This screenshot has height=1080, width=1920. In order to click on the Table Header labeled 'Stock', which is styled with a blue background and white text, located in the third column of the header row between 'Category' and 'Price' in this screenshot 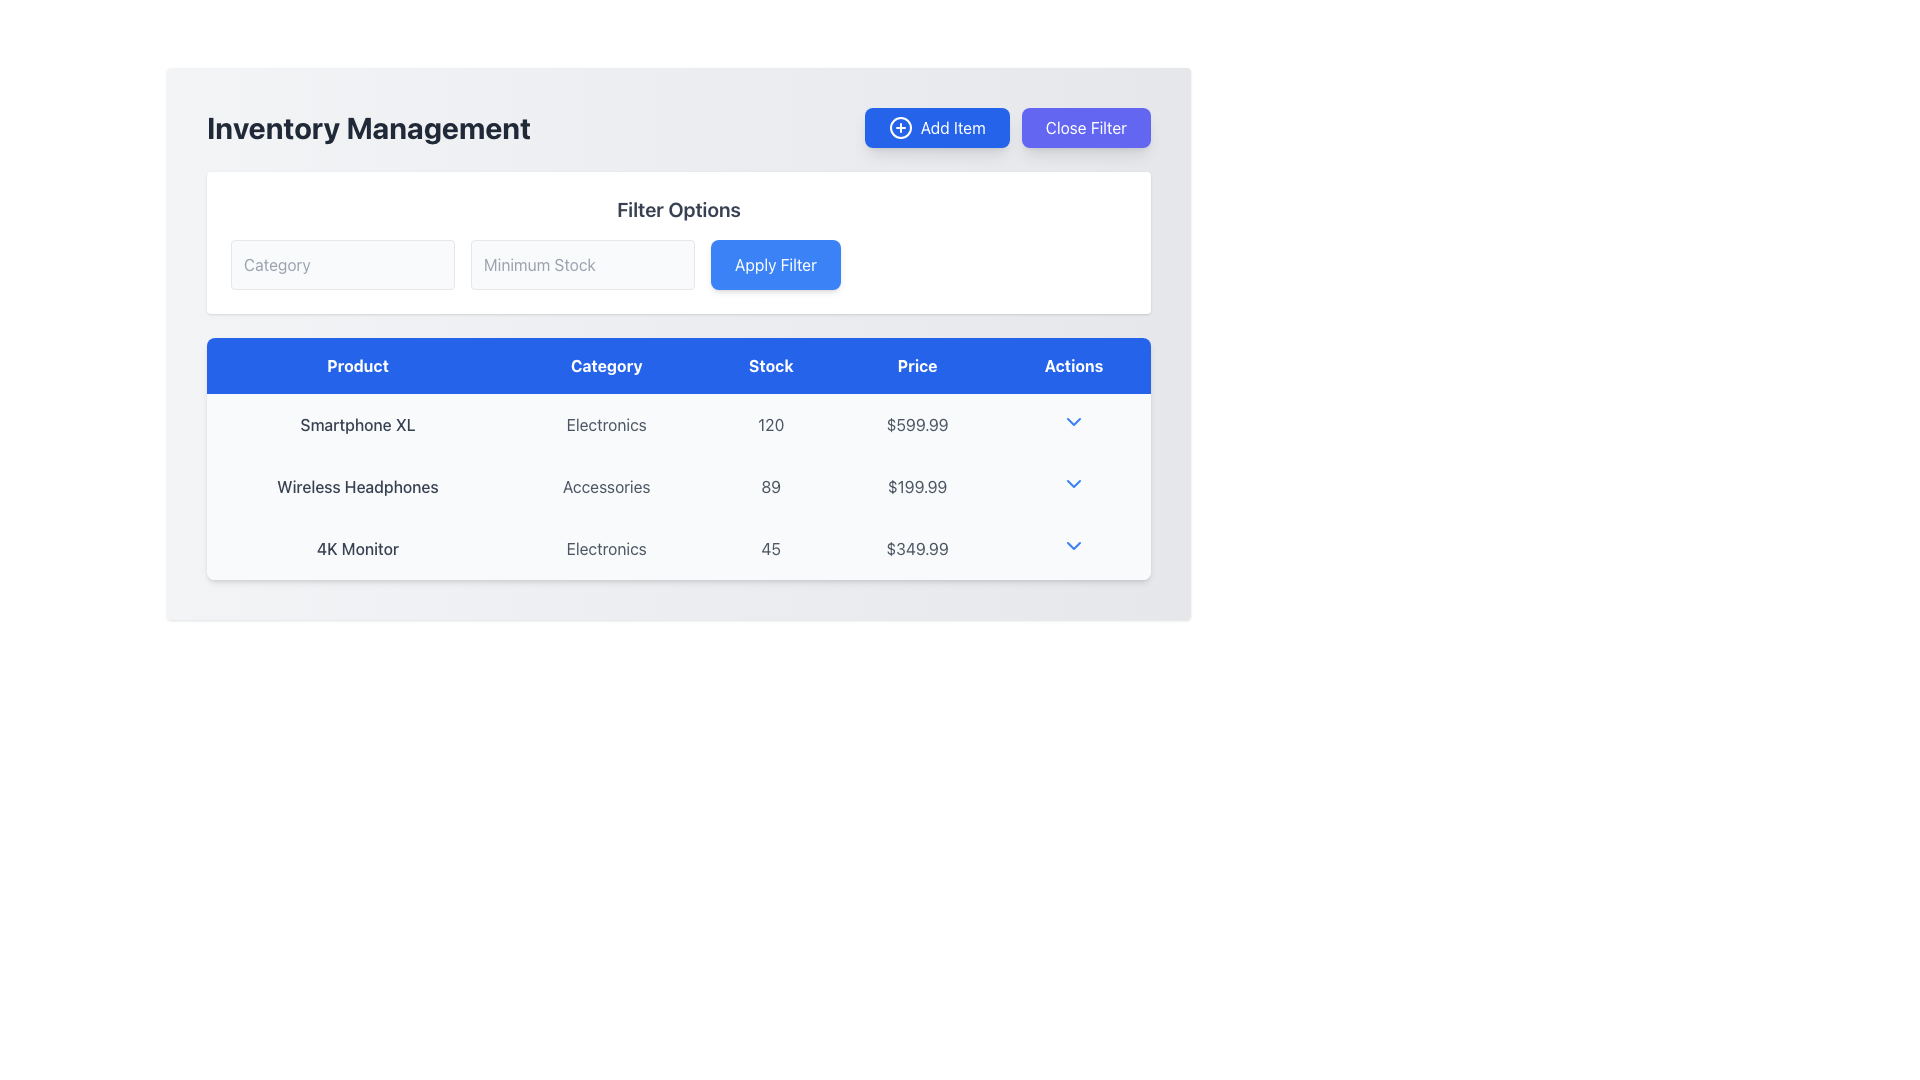, I will do `click(770, 366)`.